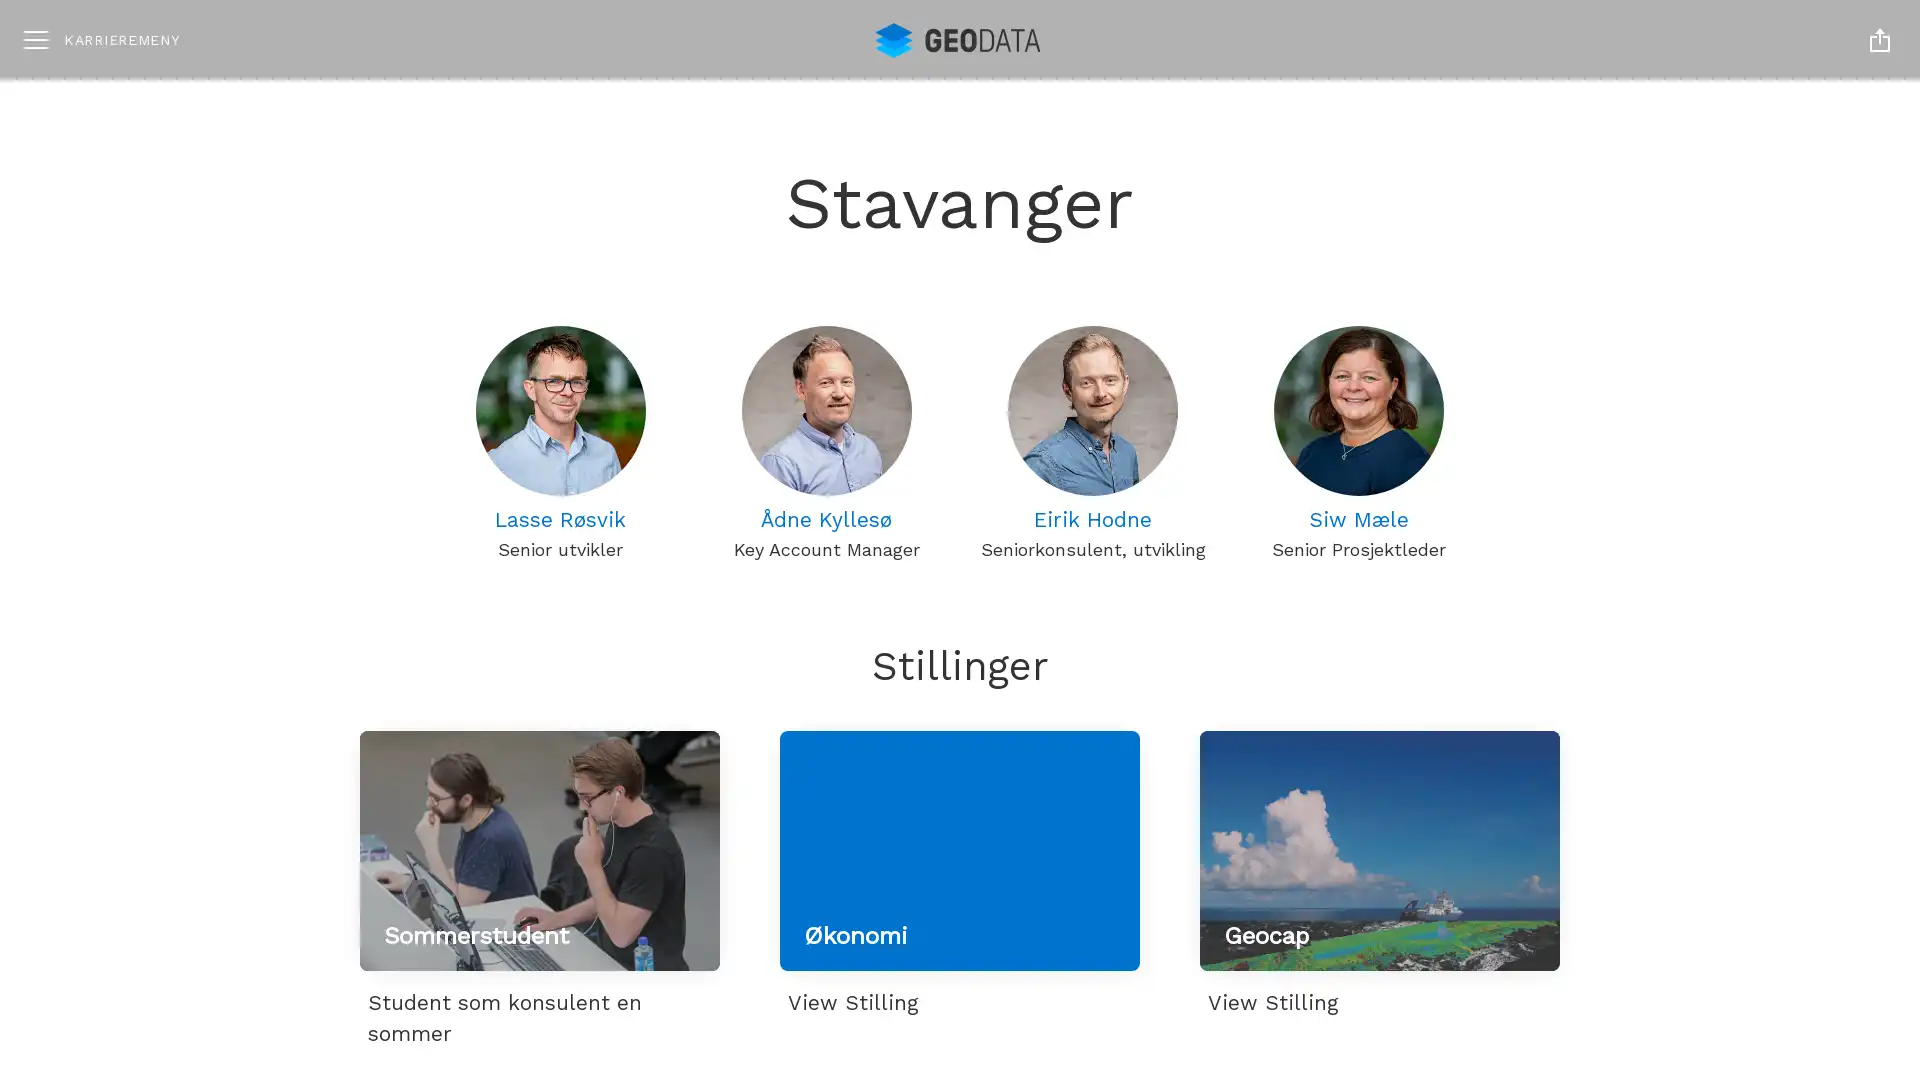 This screenshot has width=1920, height=1080. Describe the element at coordinates (1879, 39) in the screenshot. I see `Del side` at that location.